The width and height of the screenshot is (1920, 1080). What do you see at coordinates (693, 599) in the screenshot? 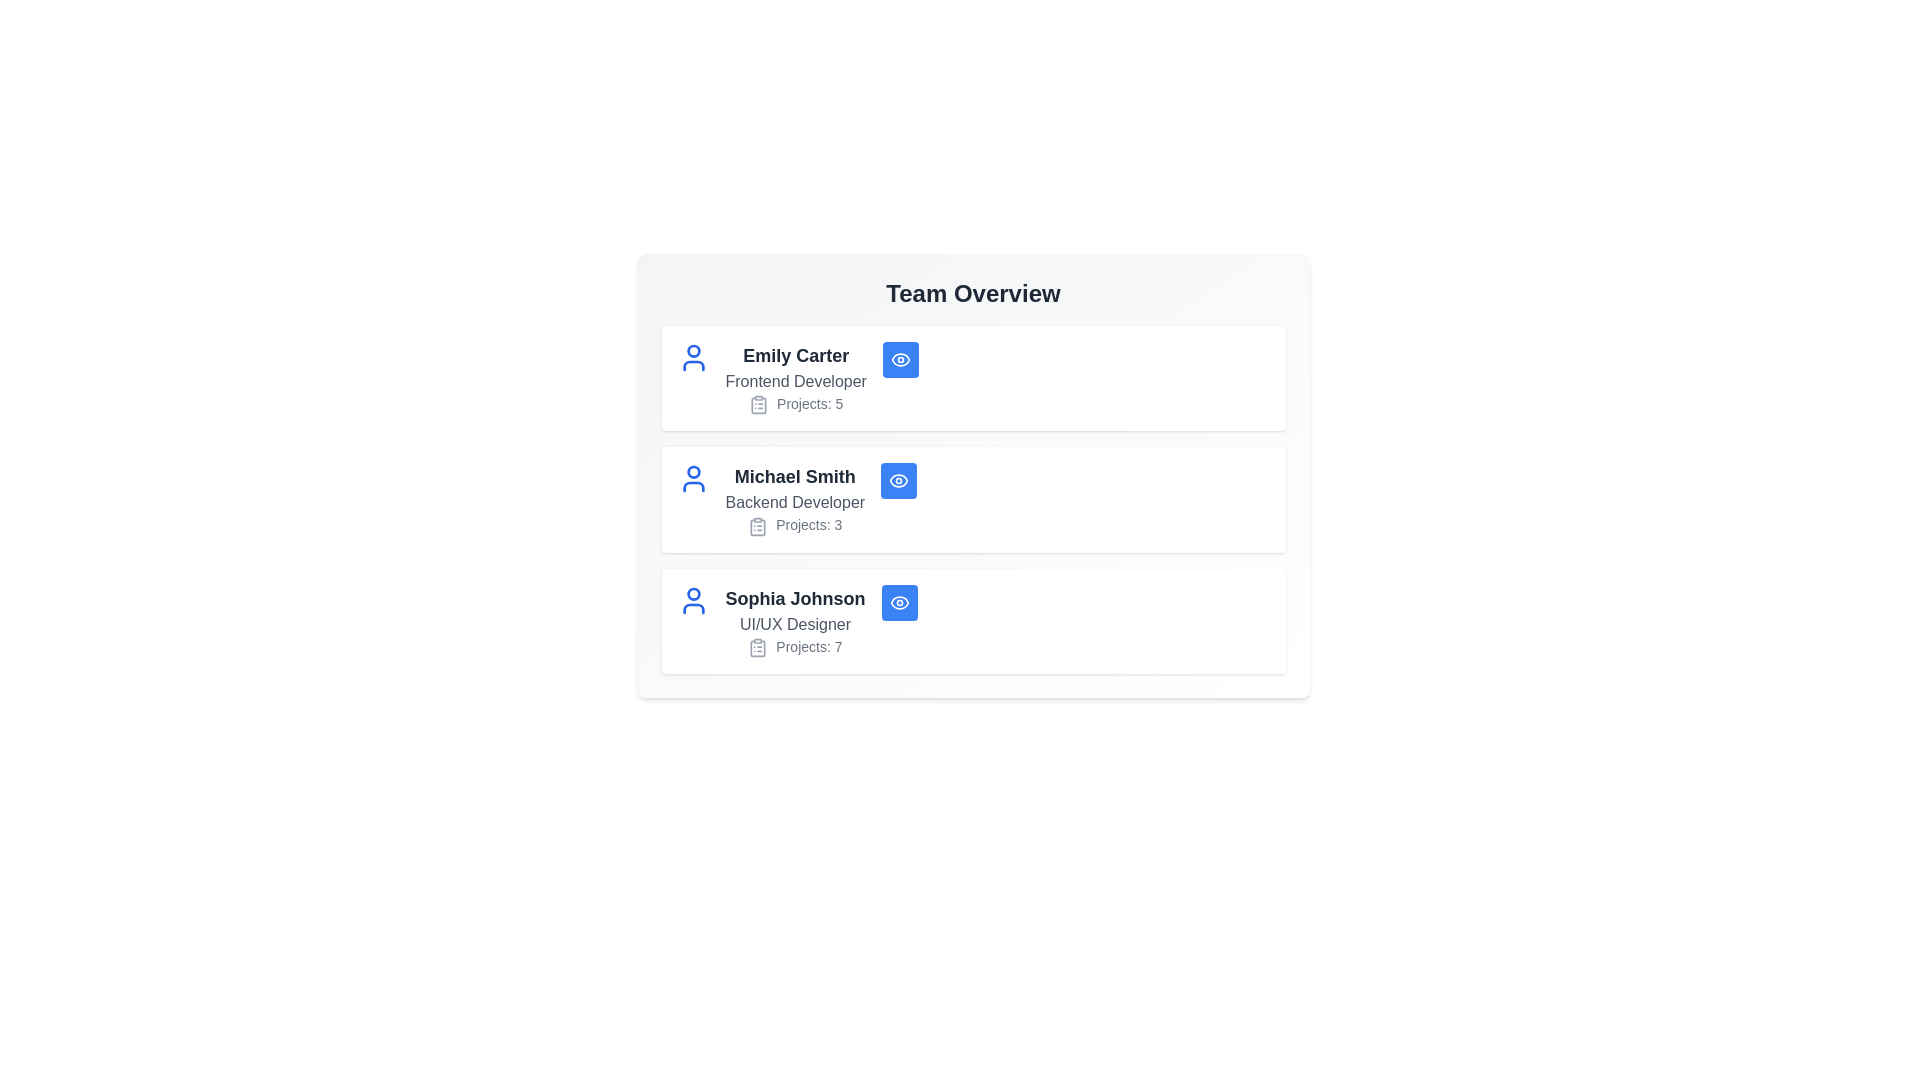
I see `the icon representing a team member identified by Sophia Johnson` at bounding box center [693, 599].